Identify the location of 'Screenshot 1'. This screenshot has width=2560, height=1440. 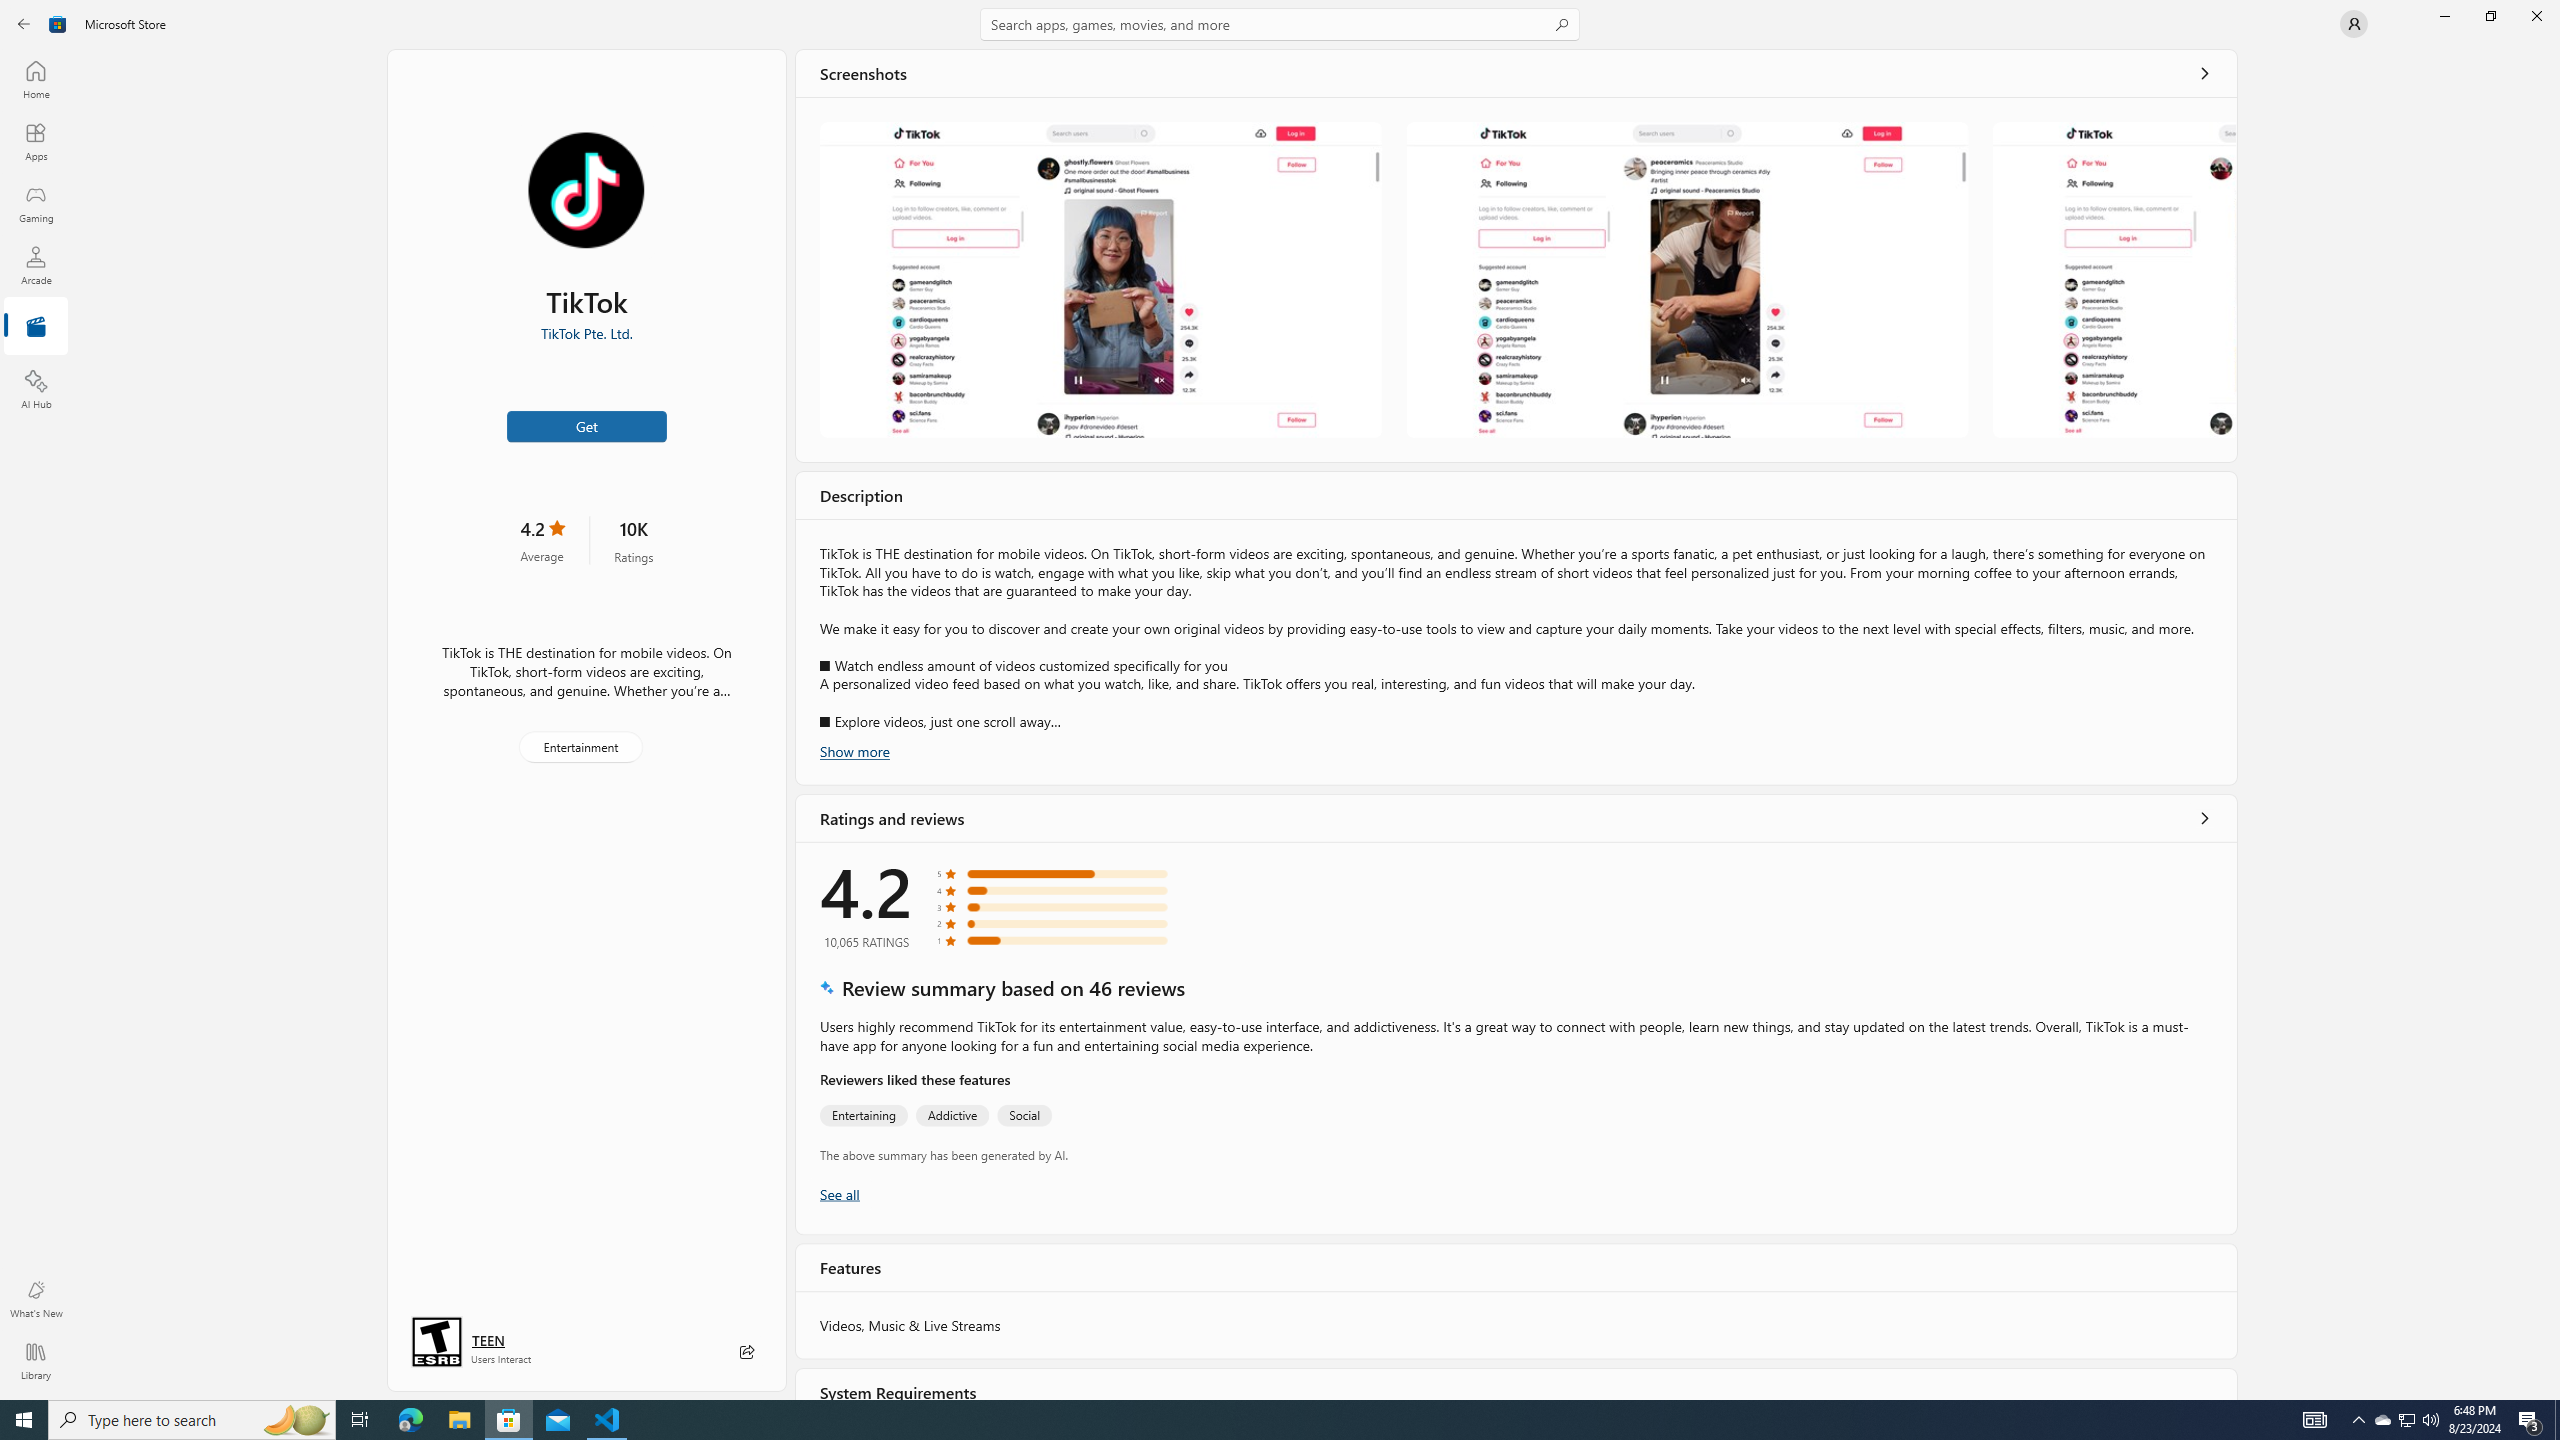
(1100, 279).